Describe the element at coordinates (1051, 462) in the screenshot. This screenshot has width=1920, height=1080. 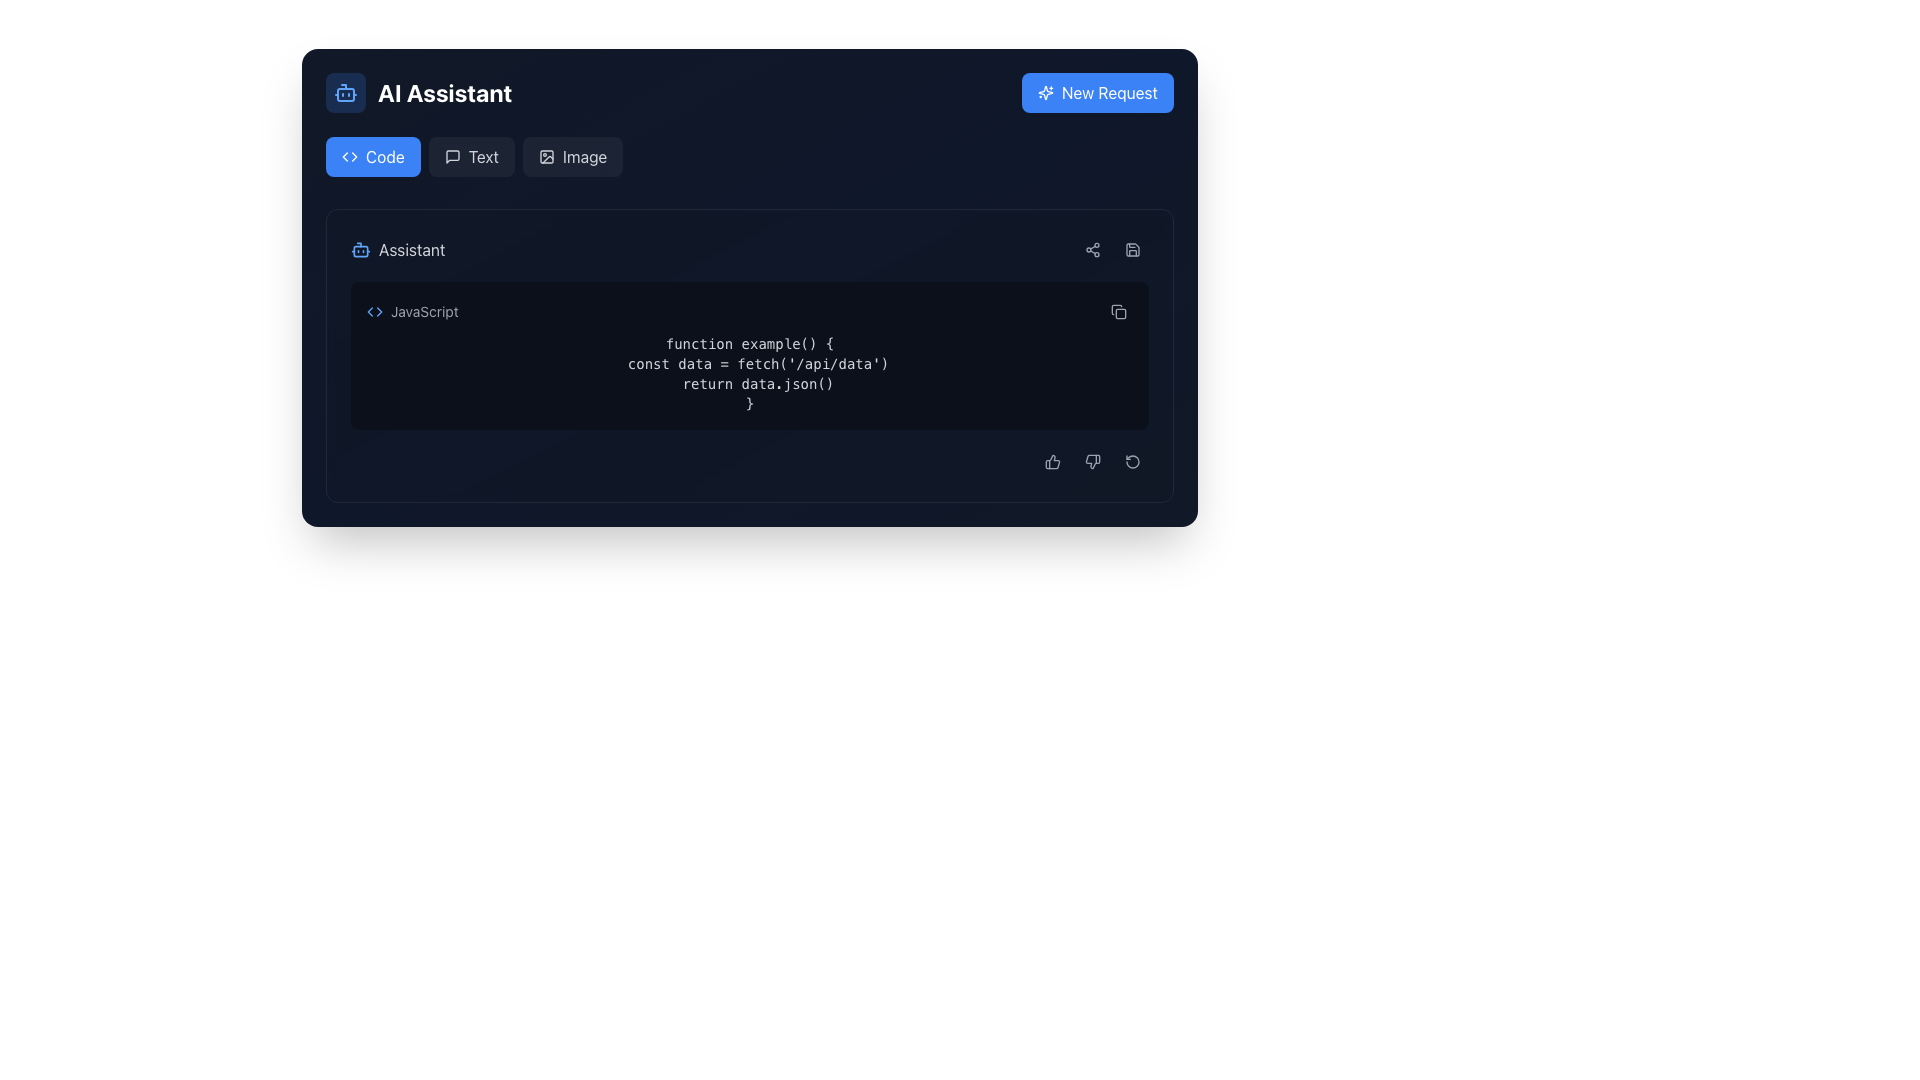
I see `the thumbs-up icon, which is a small muted gray icon indicating approval, located in the middle-right of the interface` at that location.